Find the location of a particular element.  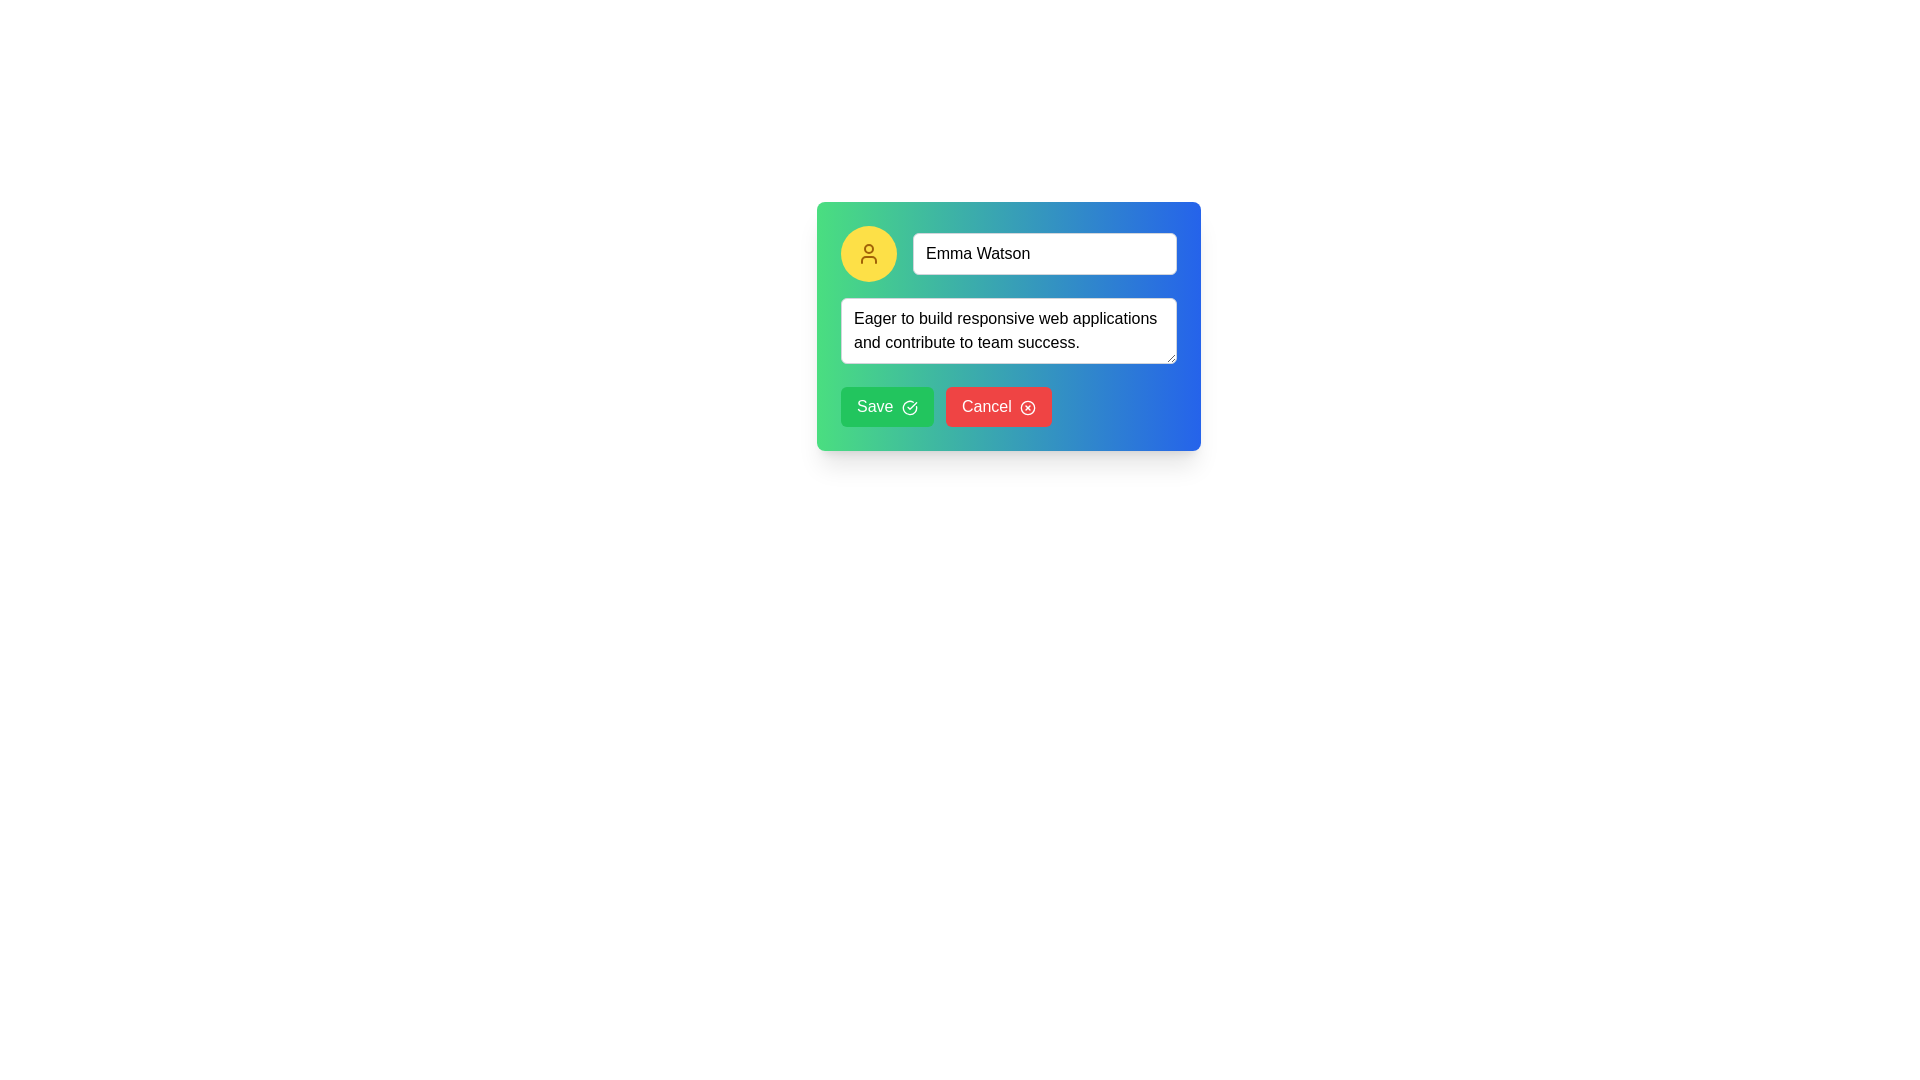

the circular avatar with a yellow background, containing a stylized user figure icon in darker yellow, located to the left of the text input field with the text 'Emma Watson' is located at coordinates (868, 253).